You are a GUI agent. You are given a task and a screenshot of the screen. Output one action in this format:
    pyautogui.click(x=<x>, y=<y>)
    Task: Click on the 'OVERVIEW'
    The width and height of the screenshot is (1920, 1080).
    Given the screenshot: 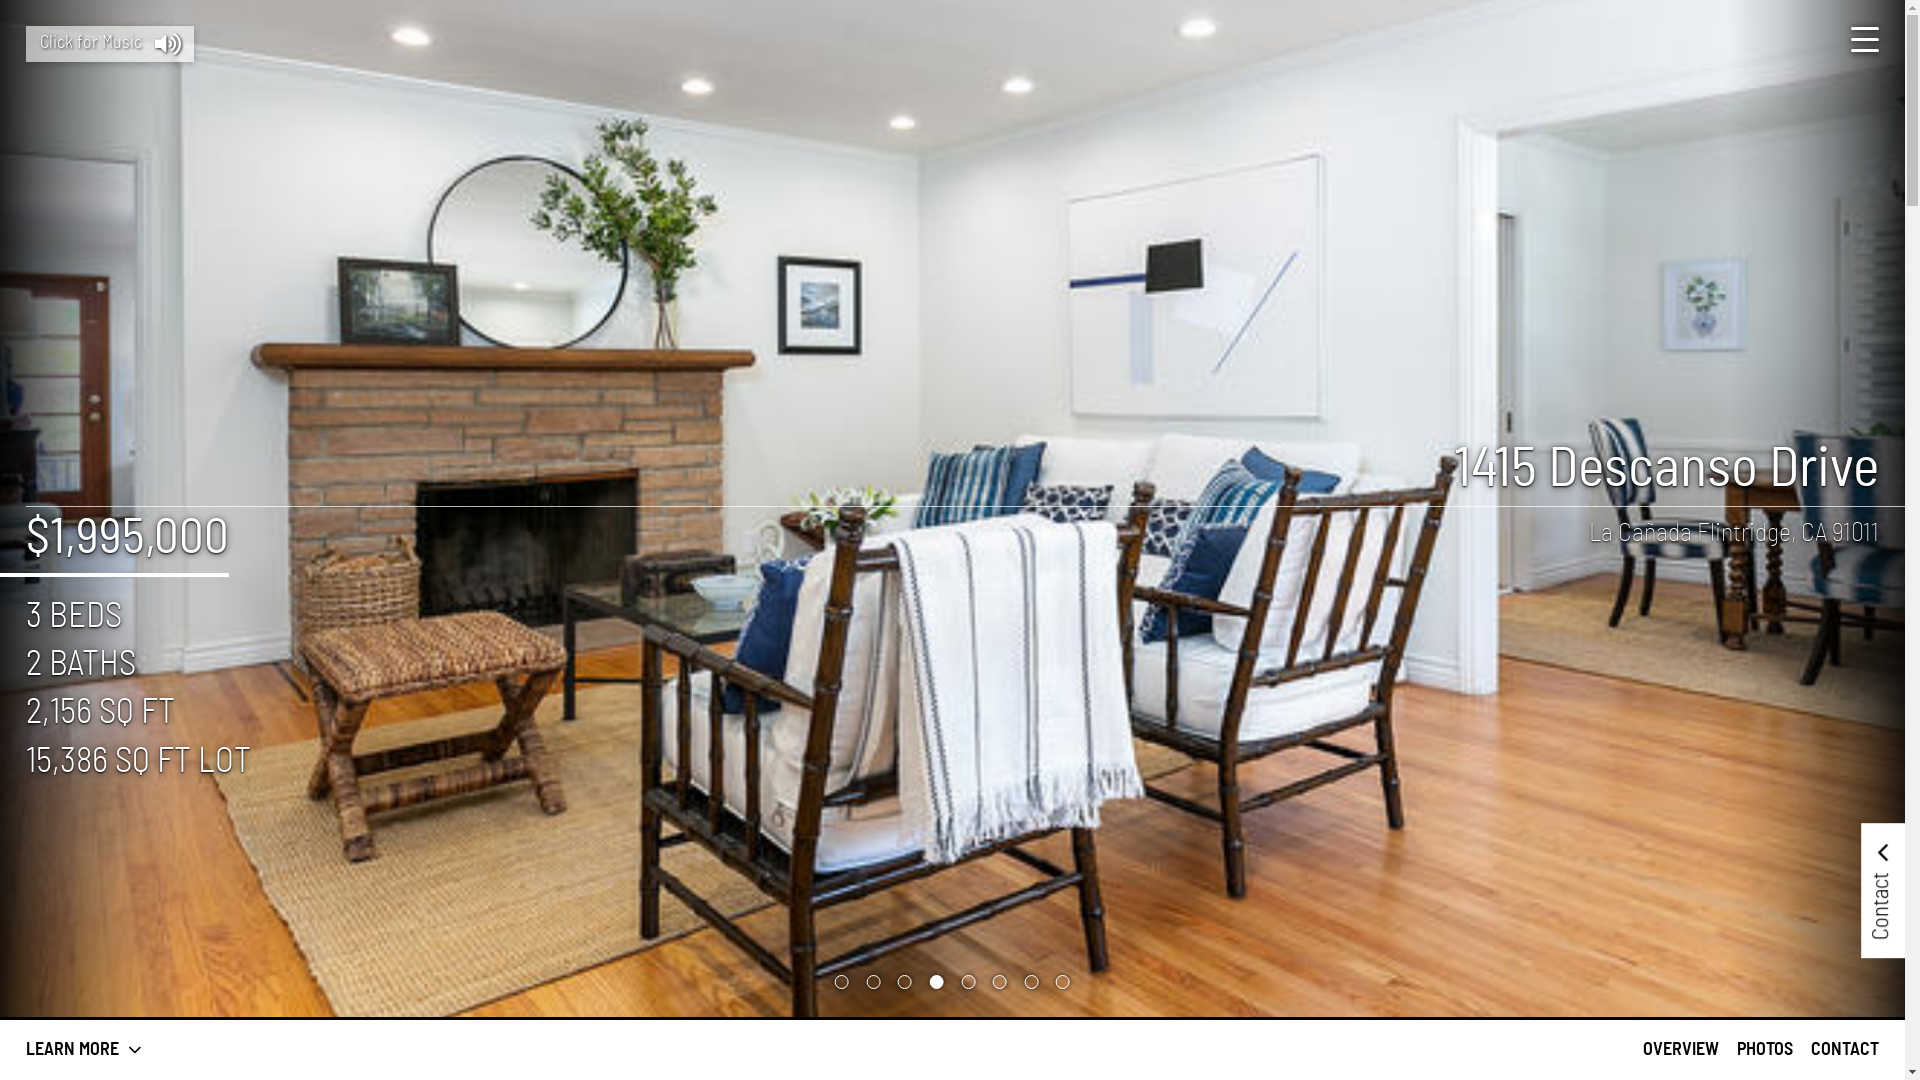 What is the action you would take?
    pyautogui.click(x=1680, y=1048)
    